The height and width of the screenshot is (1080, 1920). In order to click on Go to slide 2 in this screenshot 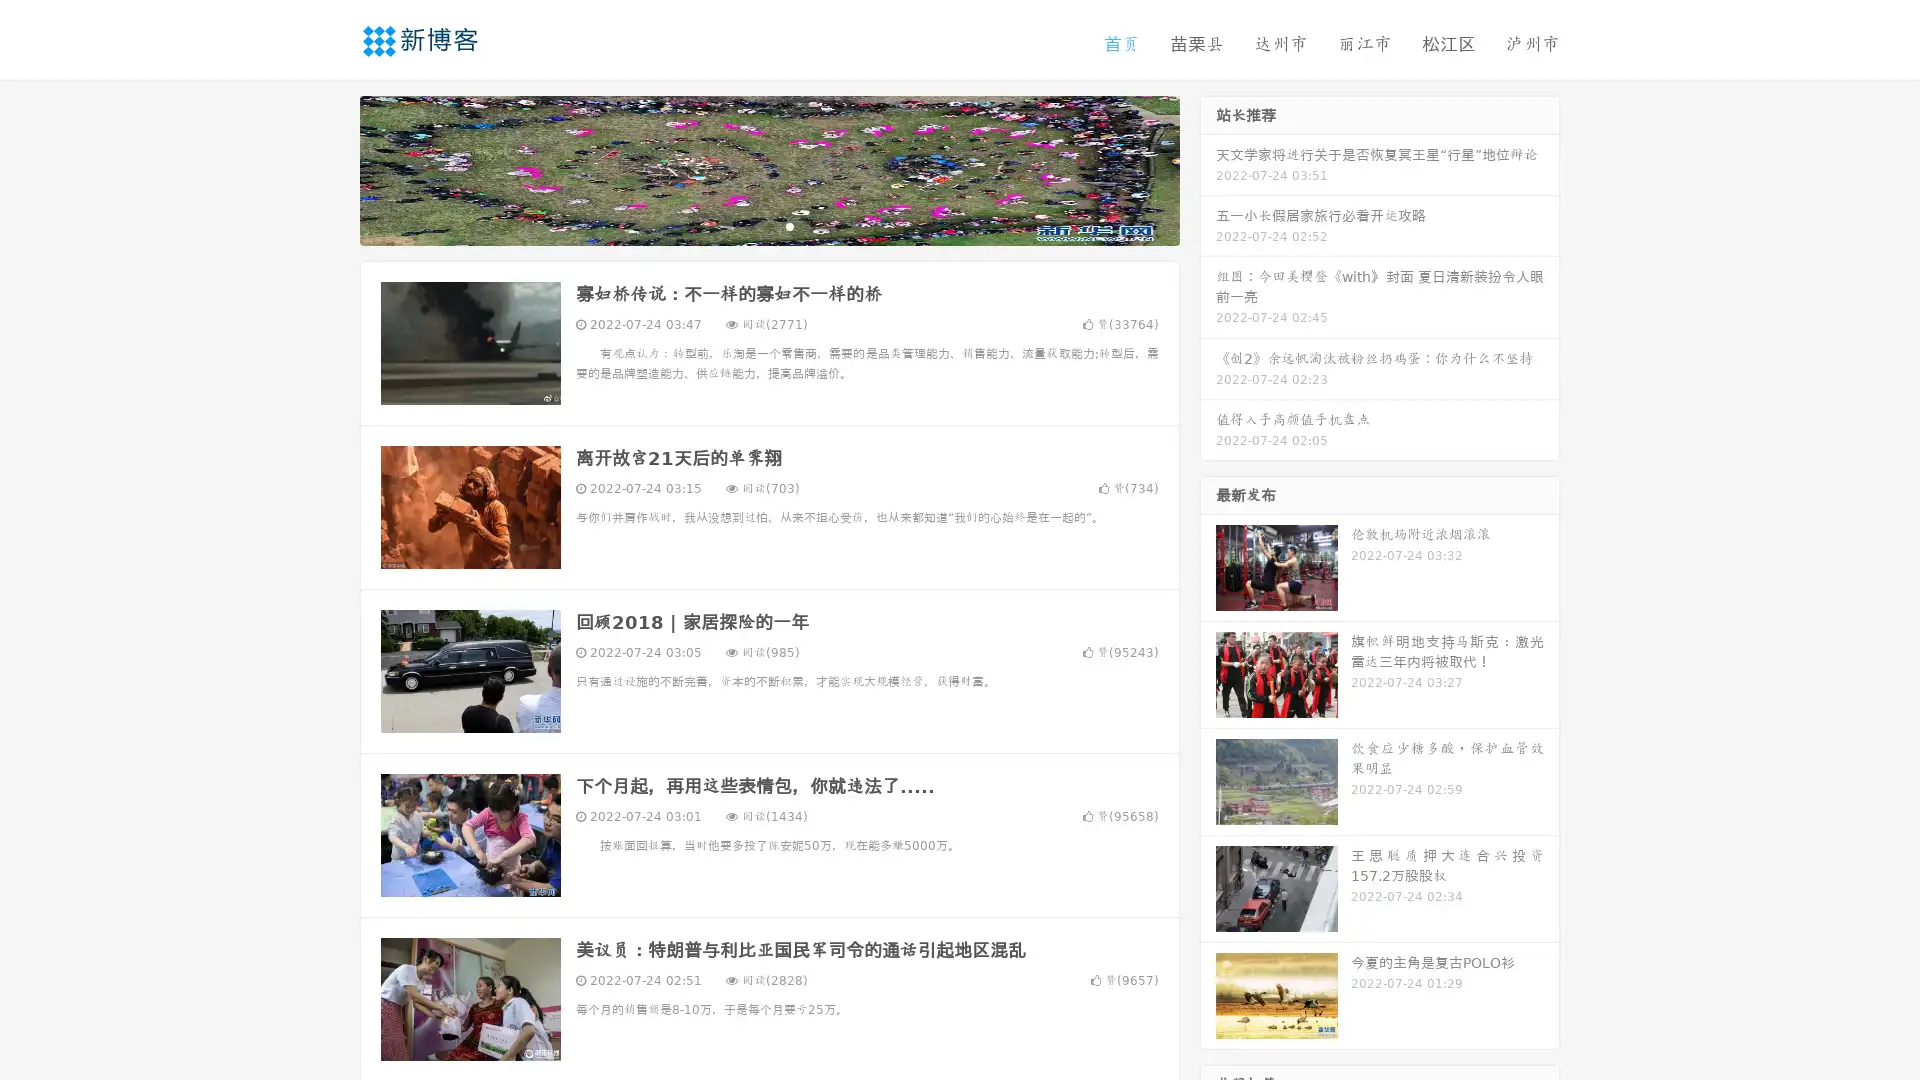, I will do `click(768, 225)`.